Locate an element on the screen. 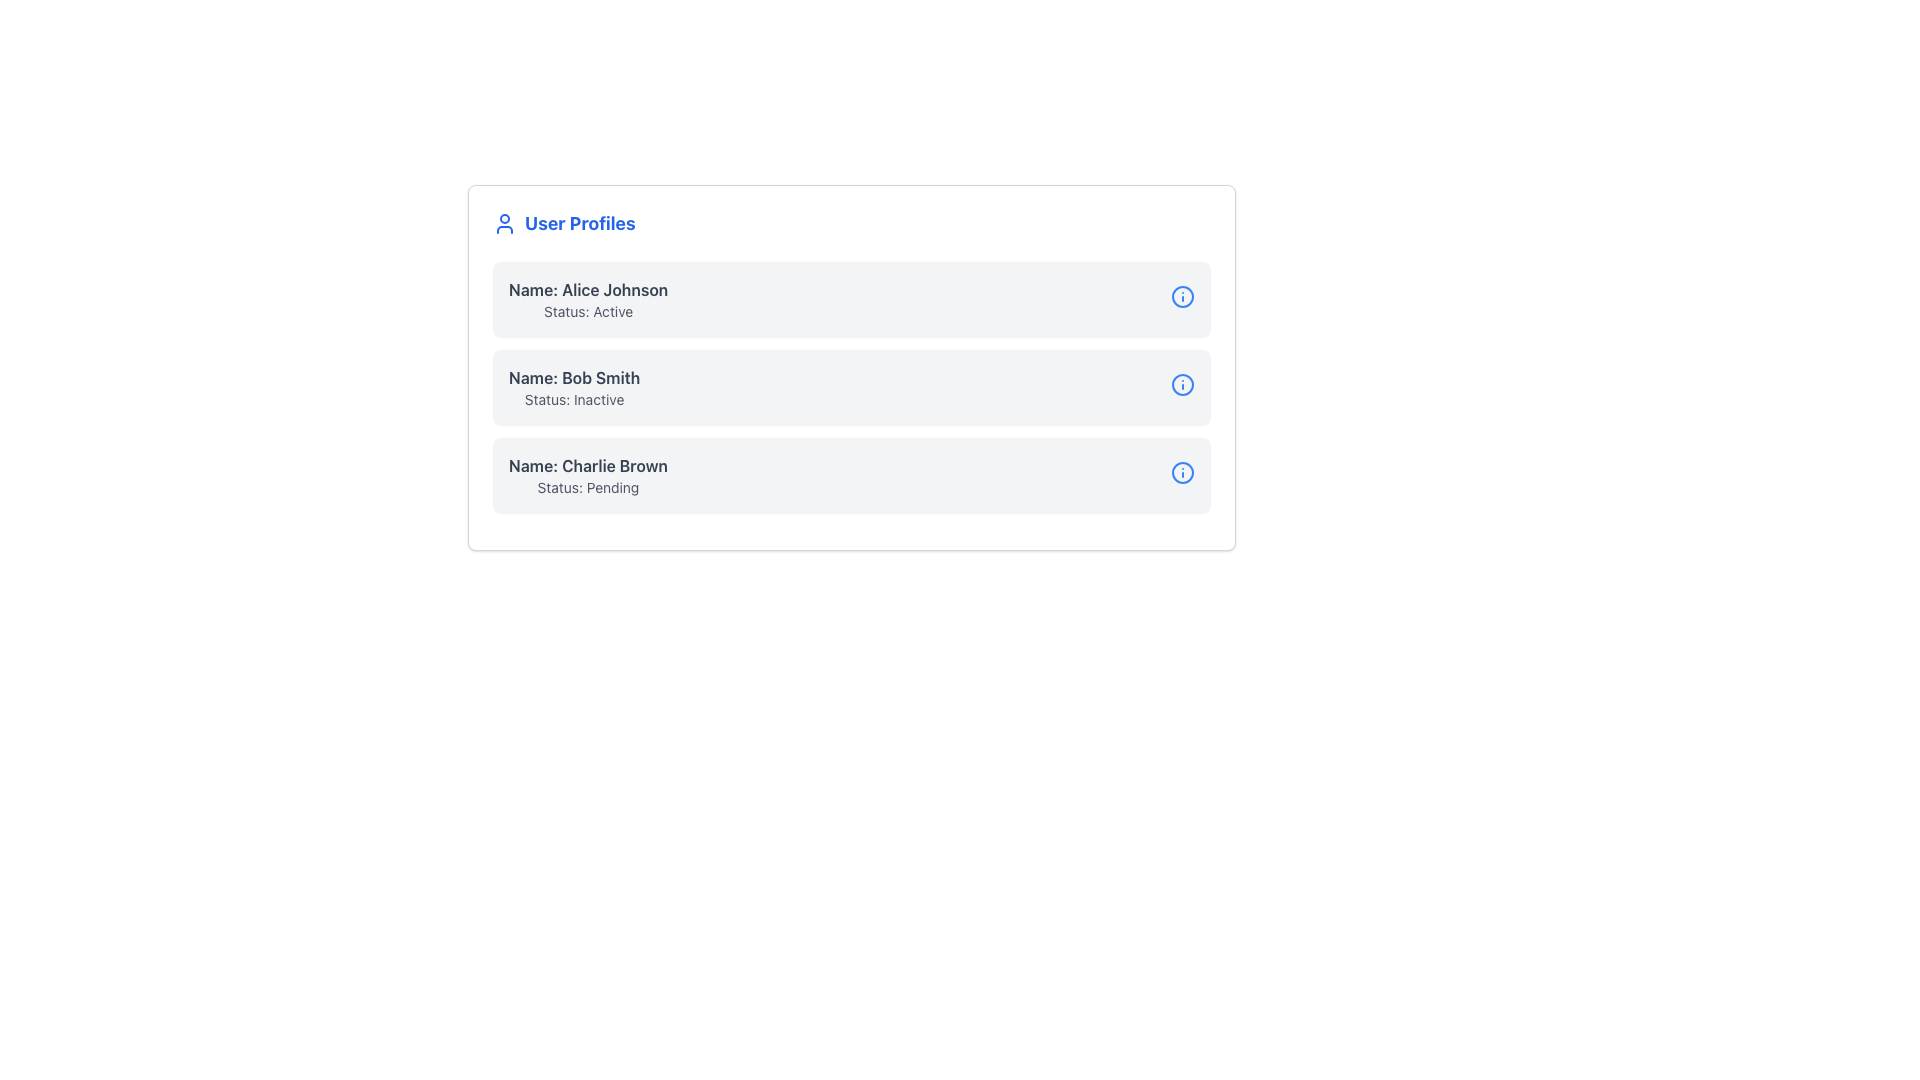 The height and width of the screenshot is (1080, 1920). the label displaying 'Status: Pending', which is positioned below the 'Name: Charlie Brown' text in the 'User Profiles' section is located at coordinates (587, 488).